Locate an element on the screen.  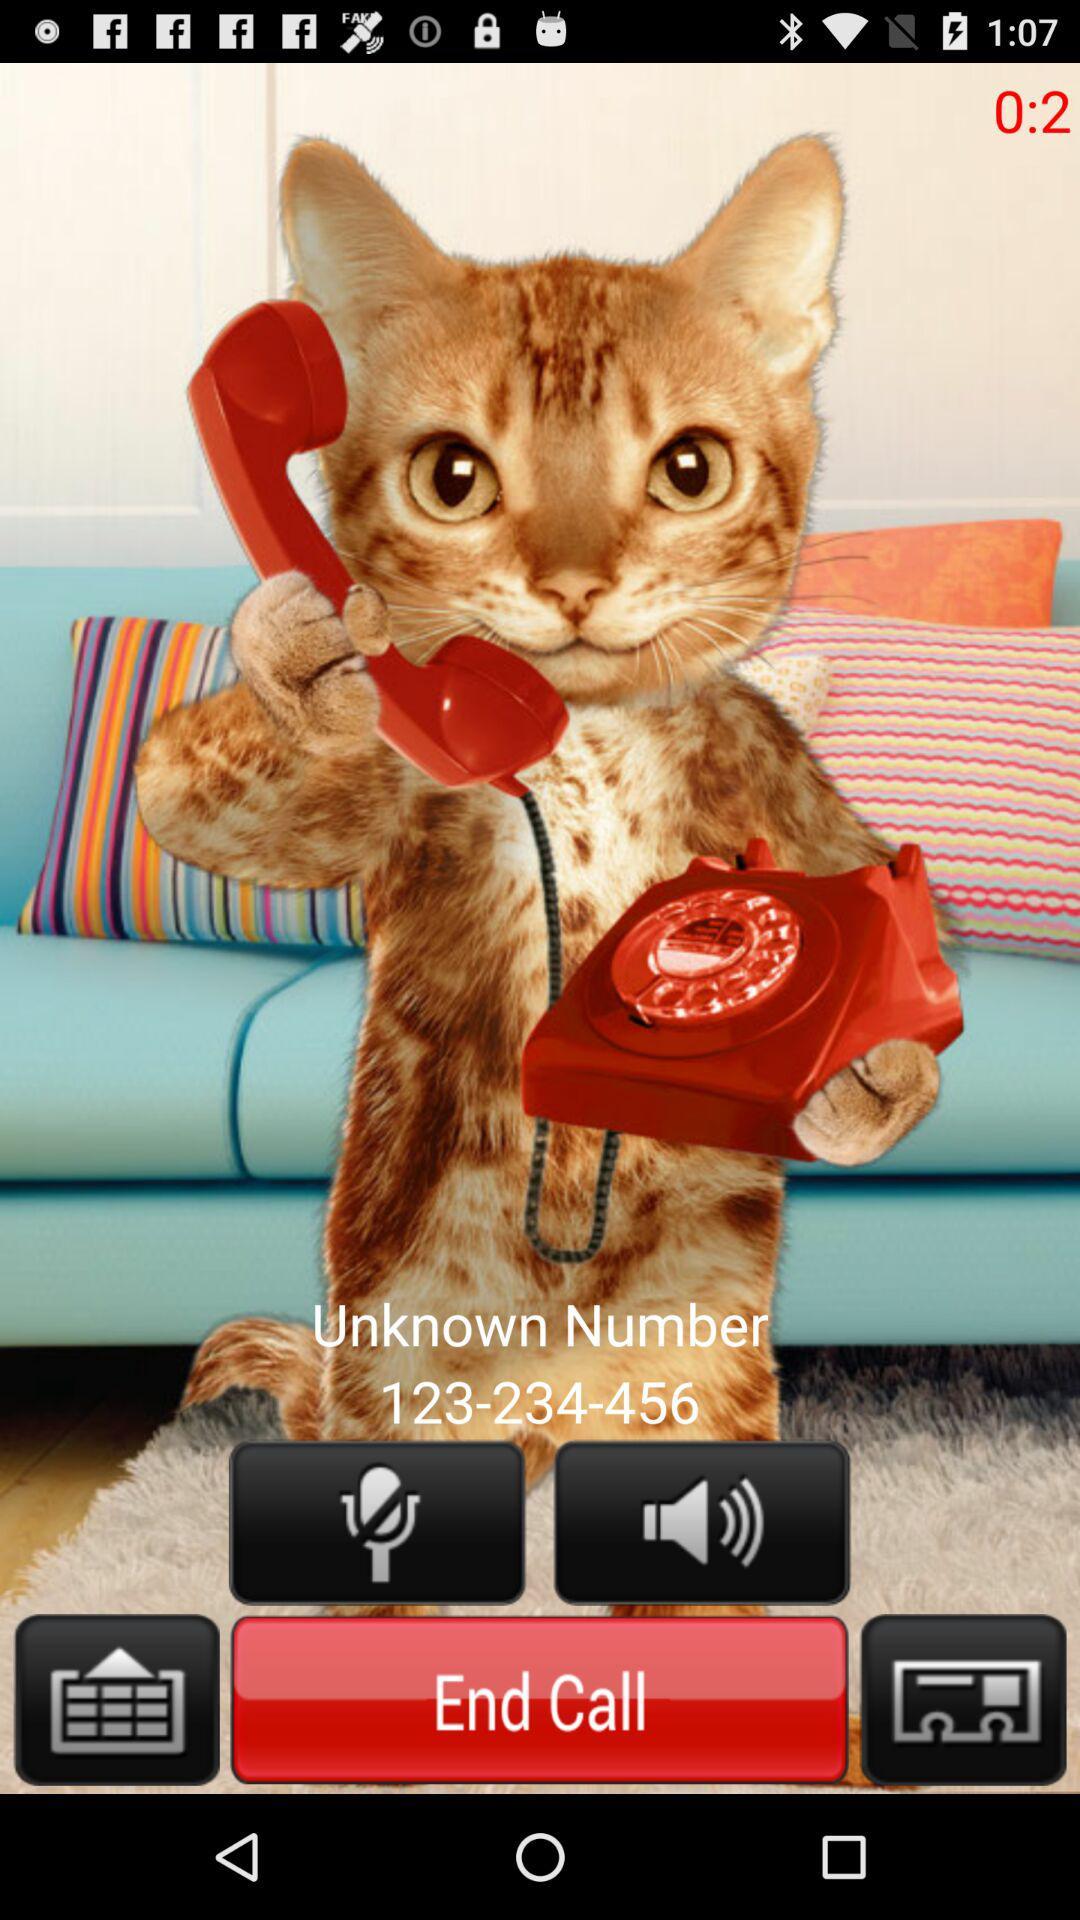
volume button is located at coordinates (701, 1521).